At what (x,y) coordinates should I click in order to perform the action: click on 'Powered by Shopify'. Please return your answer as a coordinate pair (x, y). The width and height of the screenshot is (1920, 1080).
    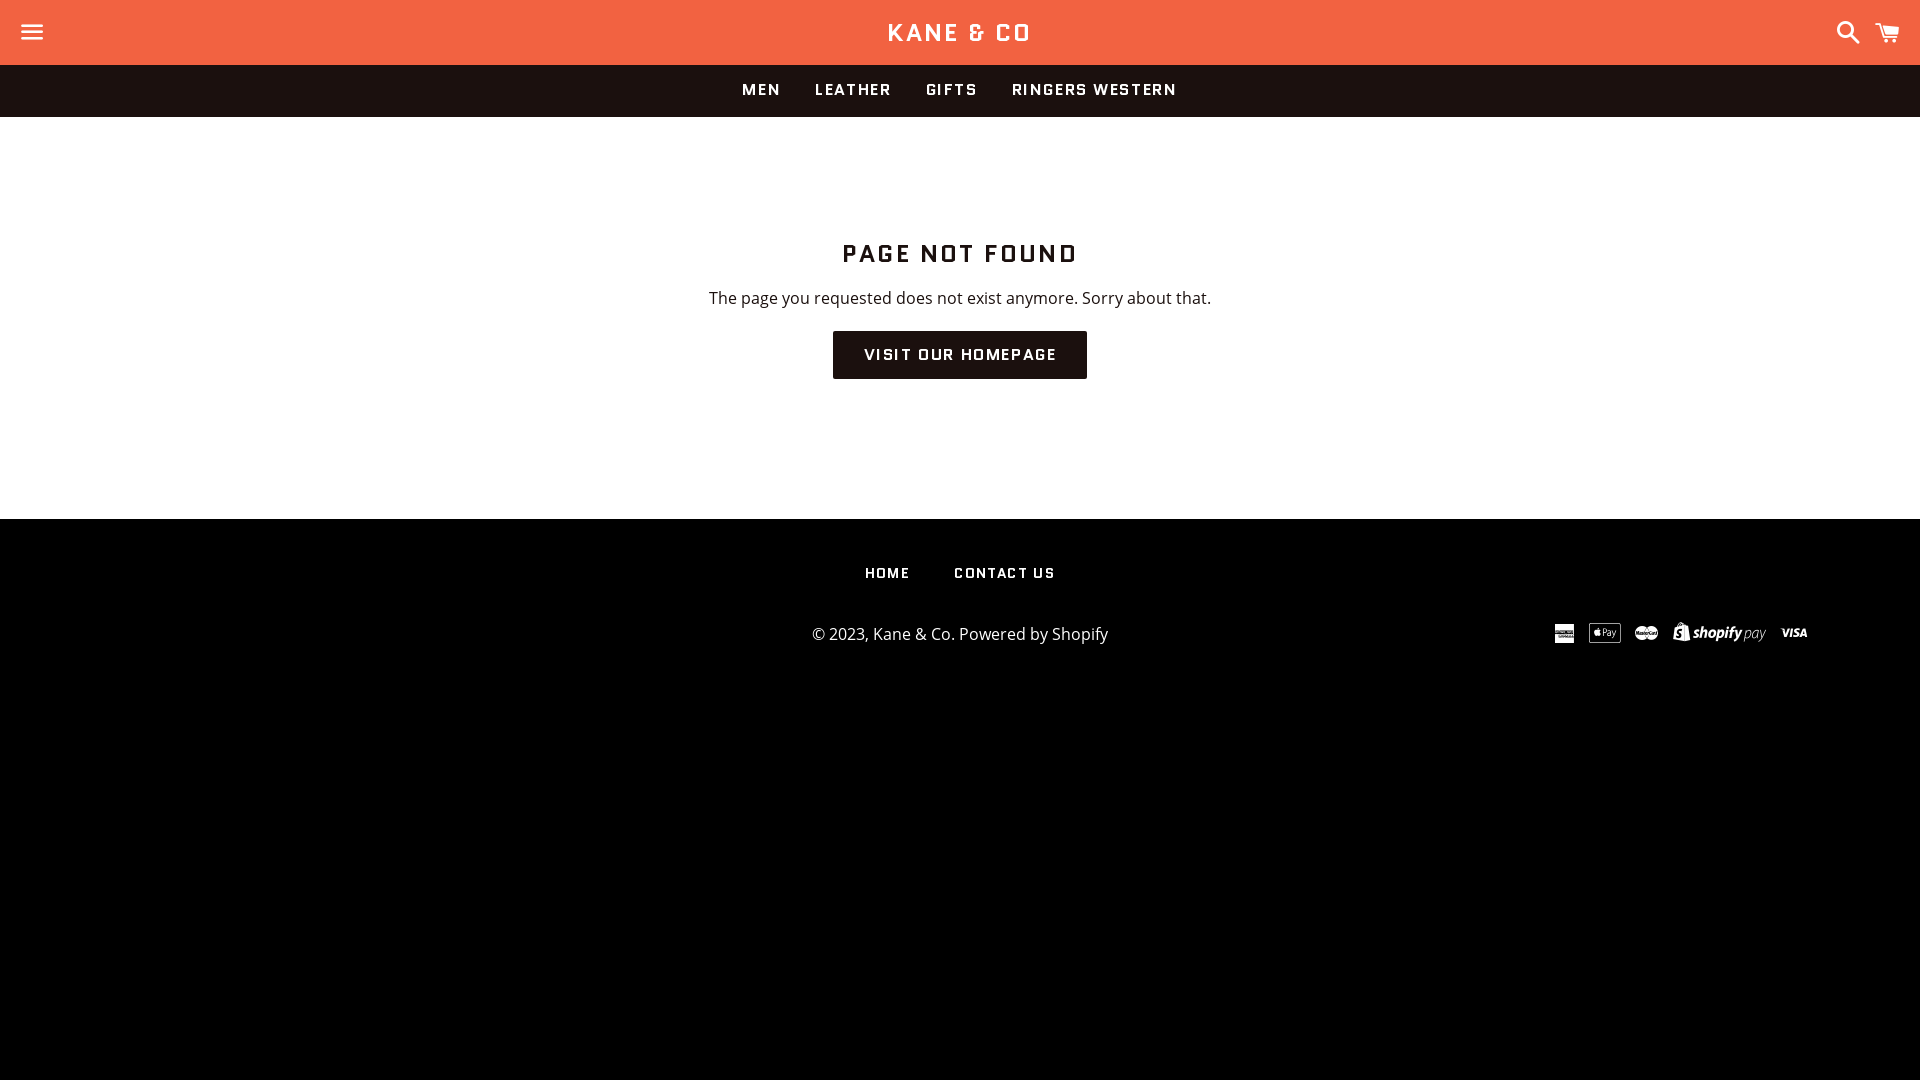
    Looking at the image, I should click on (1033, 633).